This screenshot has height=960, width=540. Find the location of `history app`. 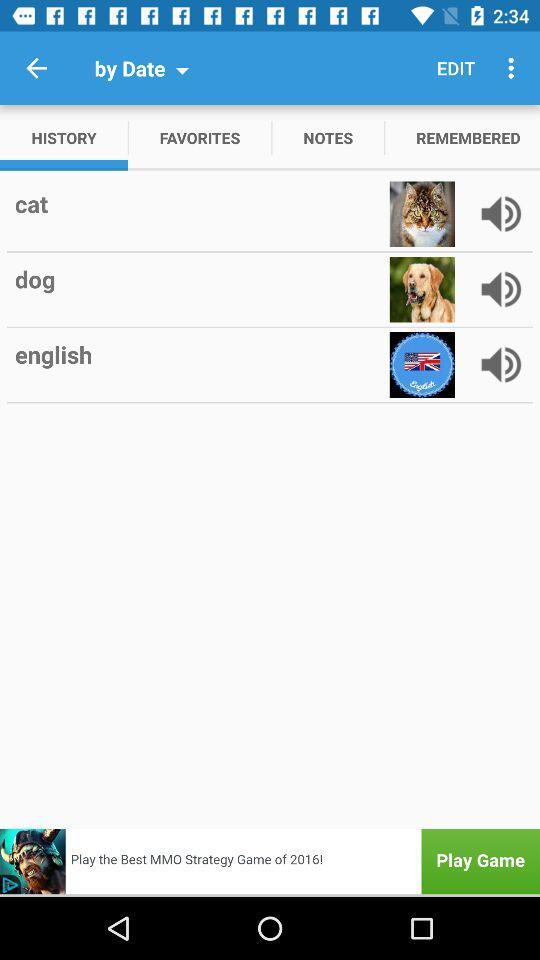

history app is located at coordinates (64, 136).